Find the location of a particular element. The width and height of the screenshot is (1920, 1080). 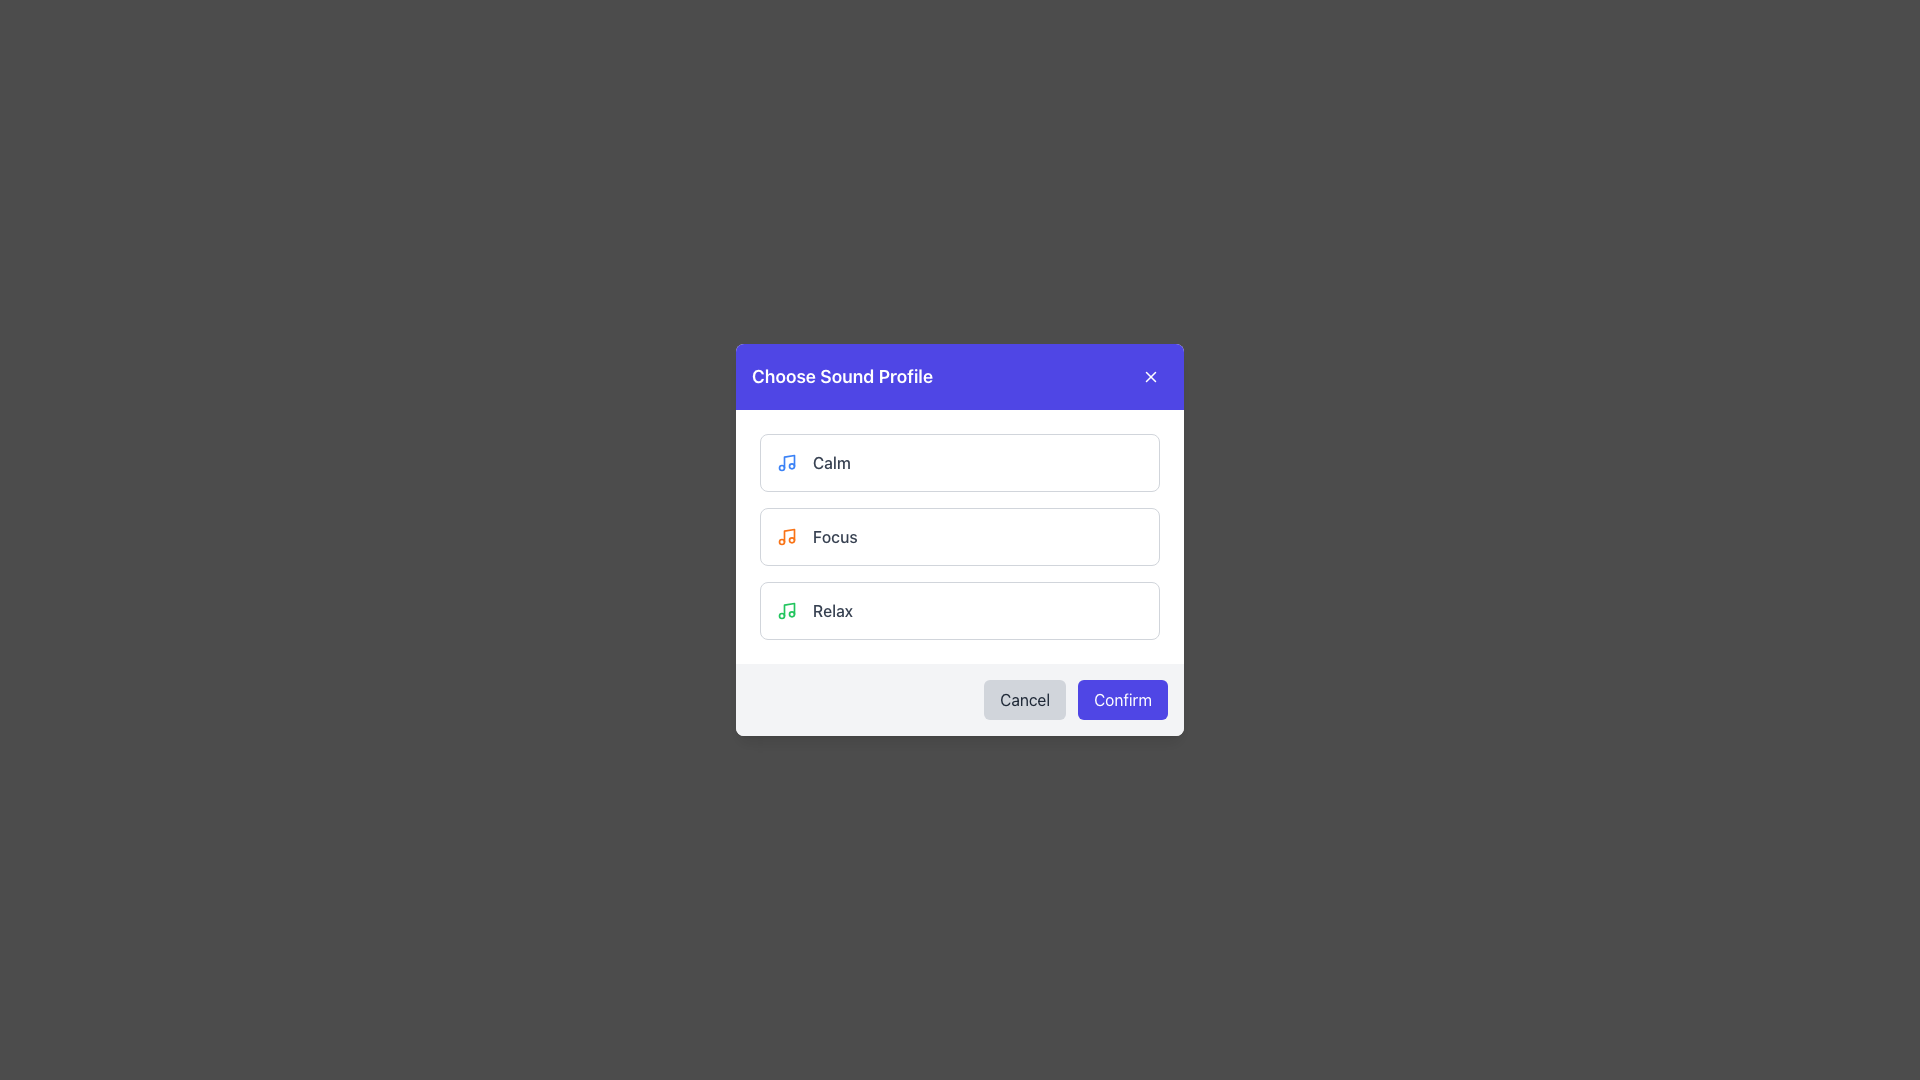

the confirmation button located in the lower right corner of the dialog box to confirm the action is located at coordinates (1123, 698).